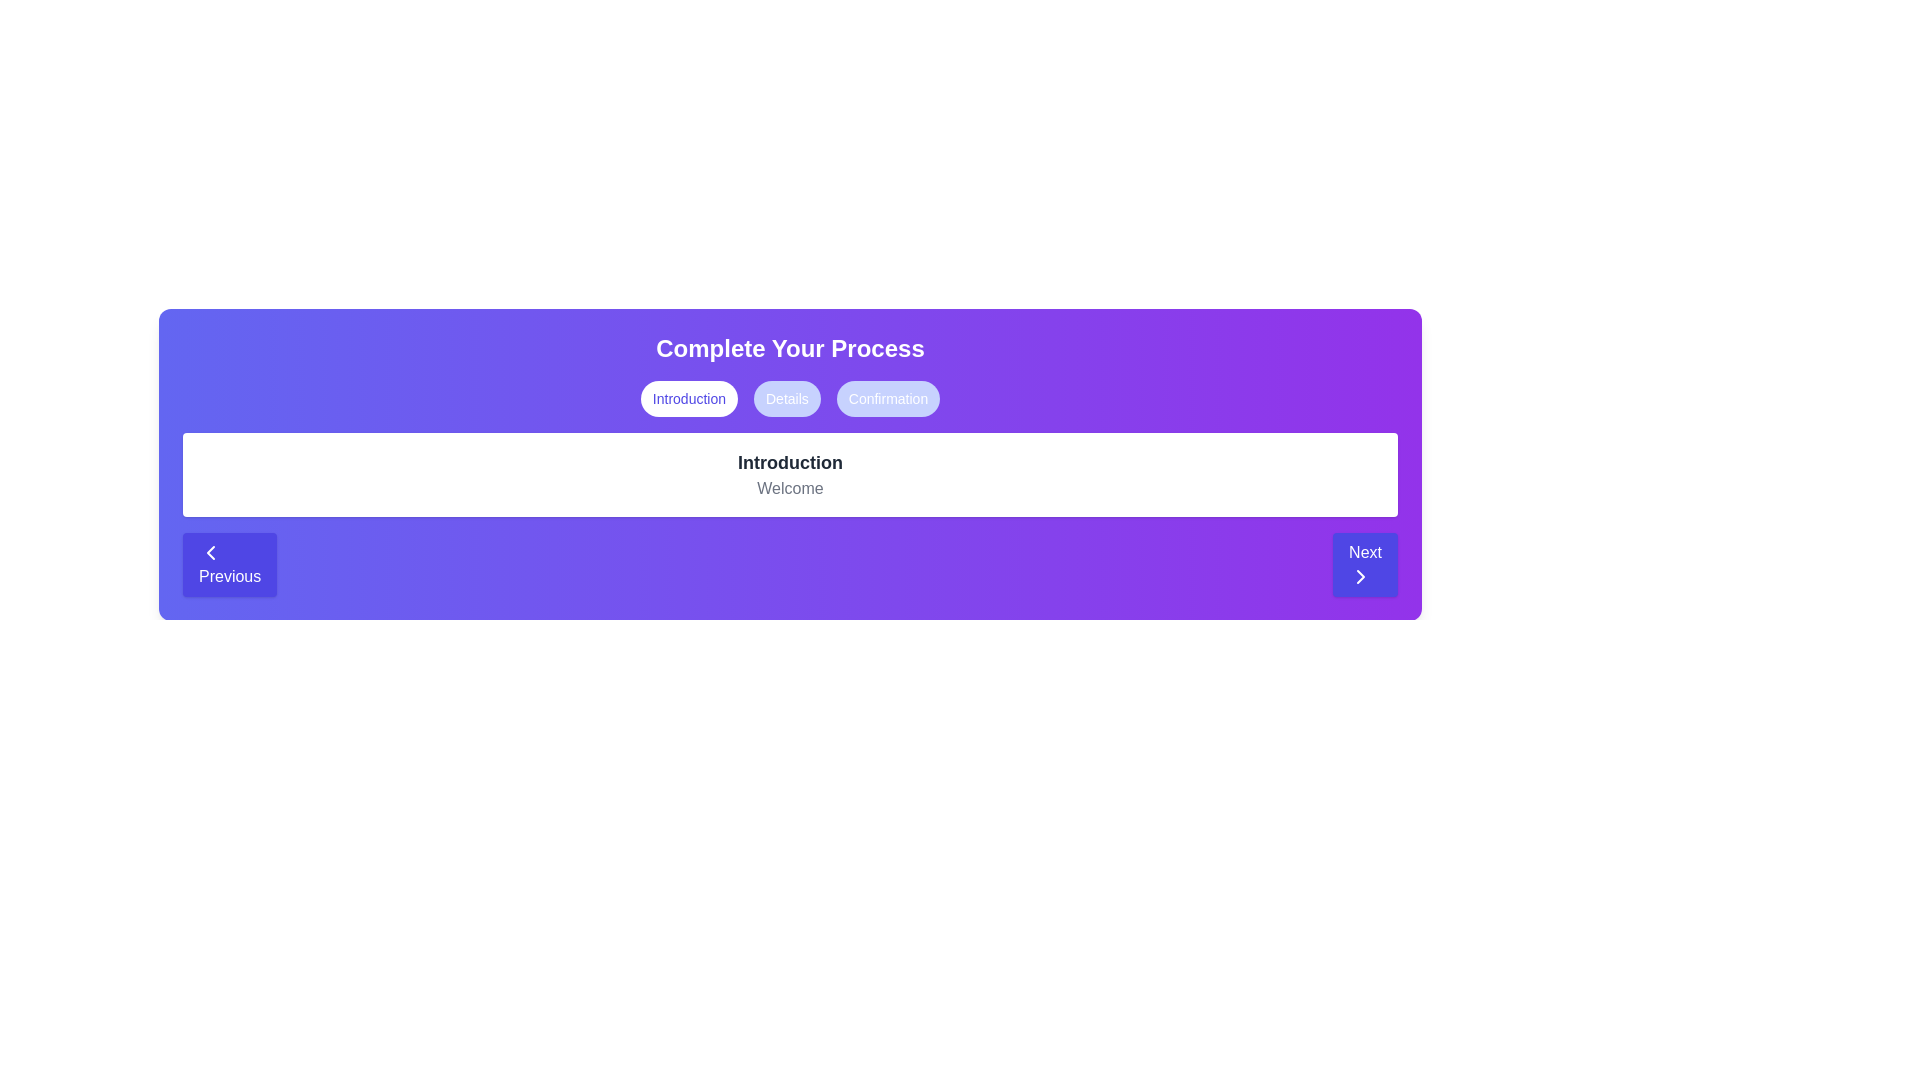  Describe the element at coordinates (211, 552) in the screenshot. I see `the 'Previous' button, which contains a leftward pointing chevron icon` at that location.